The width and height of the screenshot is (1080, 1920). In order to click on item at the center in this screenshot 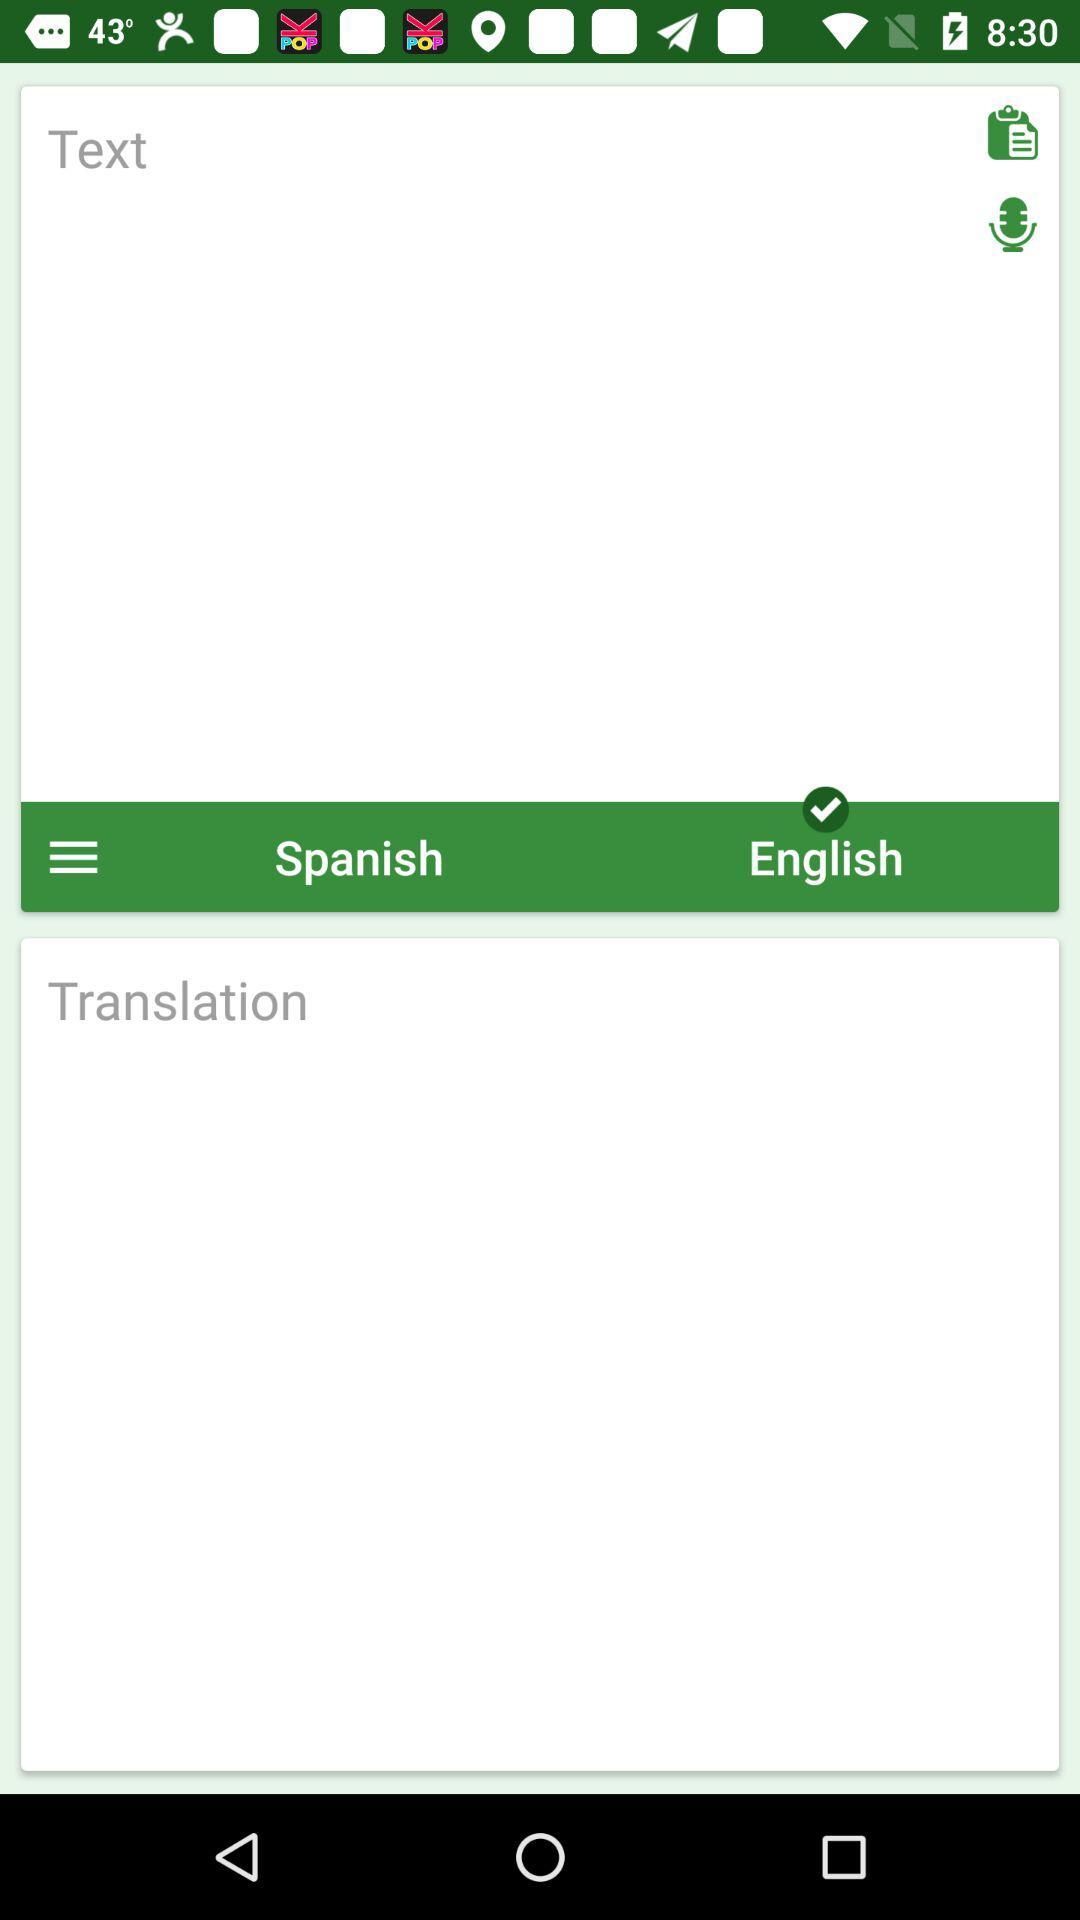, I will do `click(540, 999)`.